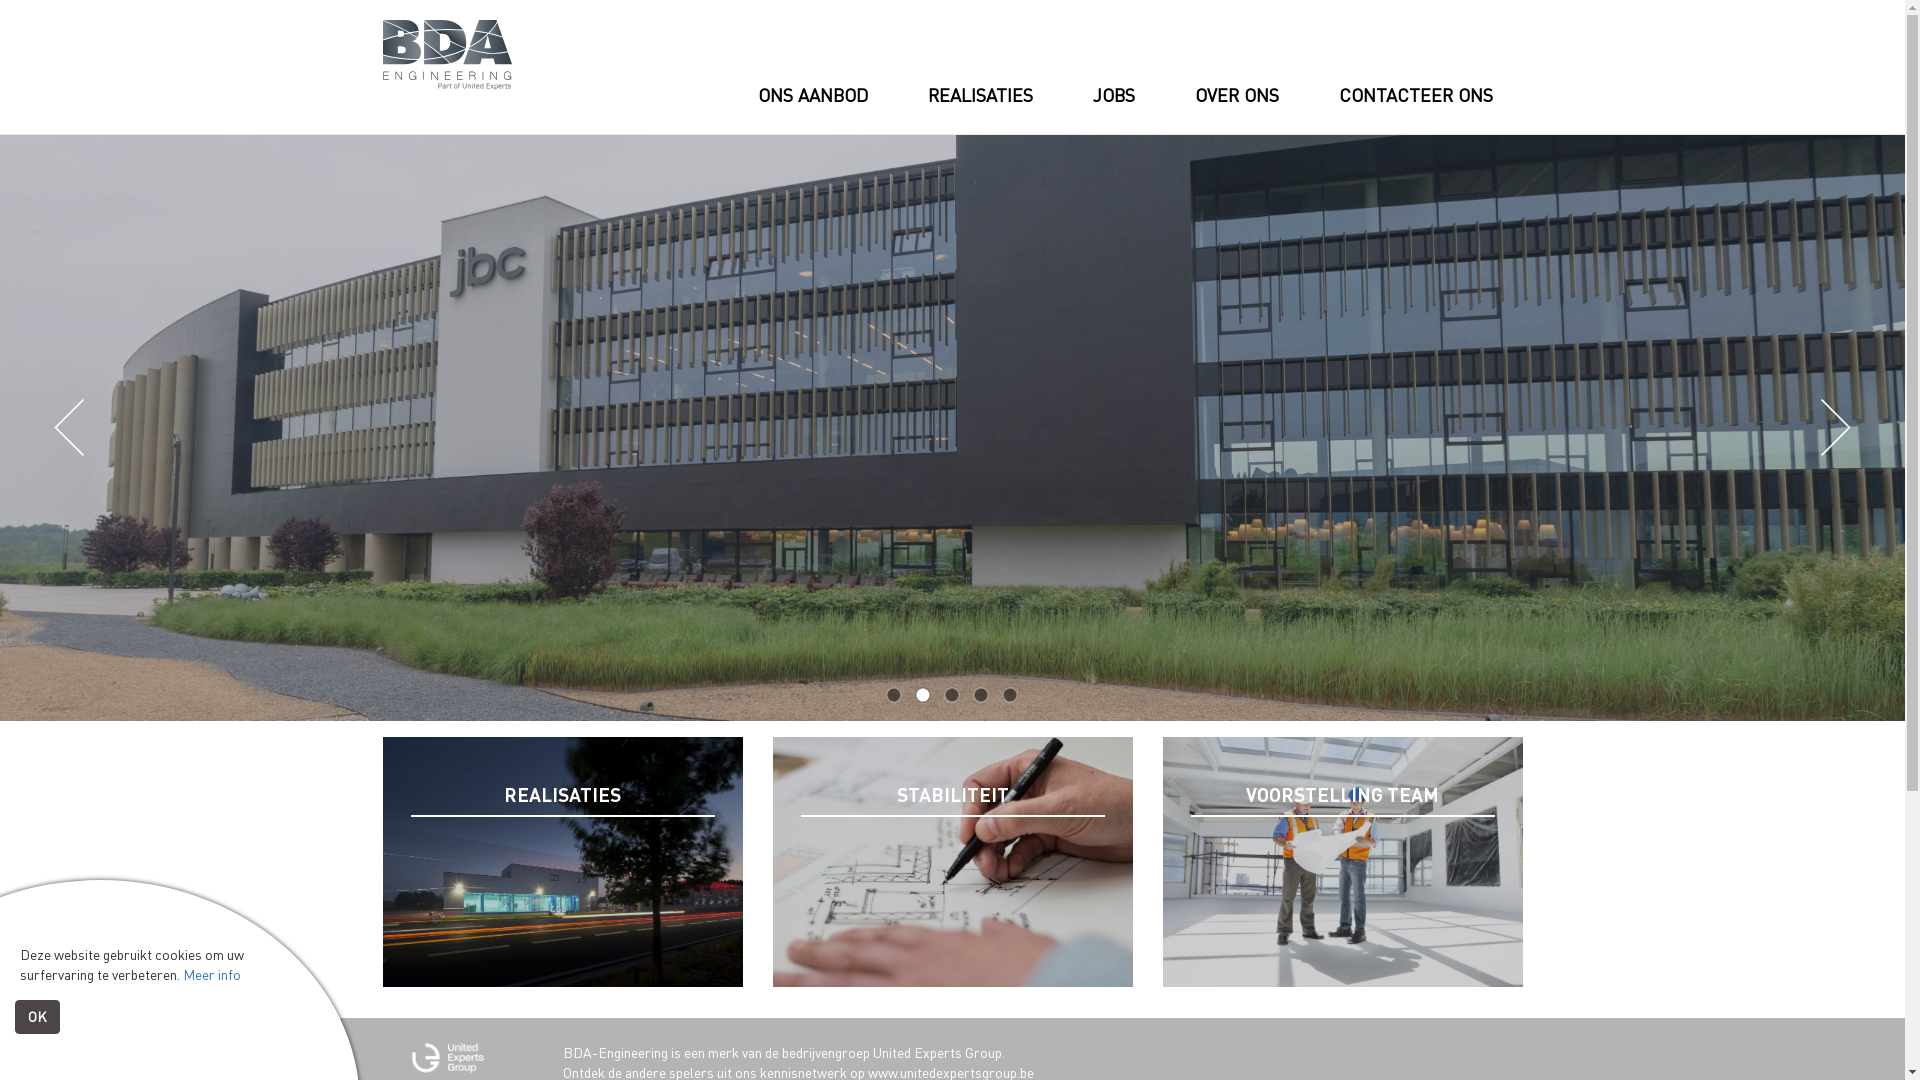 Image resolution: width=1920 pixels, height=1080 pixels. Describe the element at coordinates (950, 860) in the screenshot. I see `'STABILITEIT'` at that location.